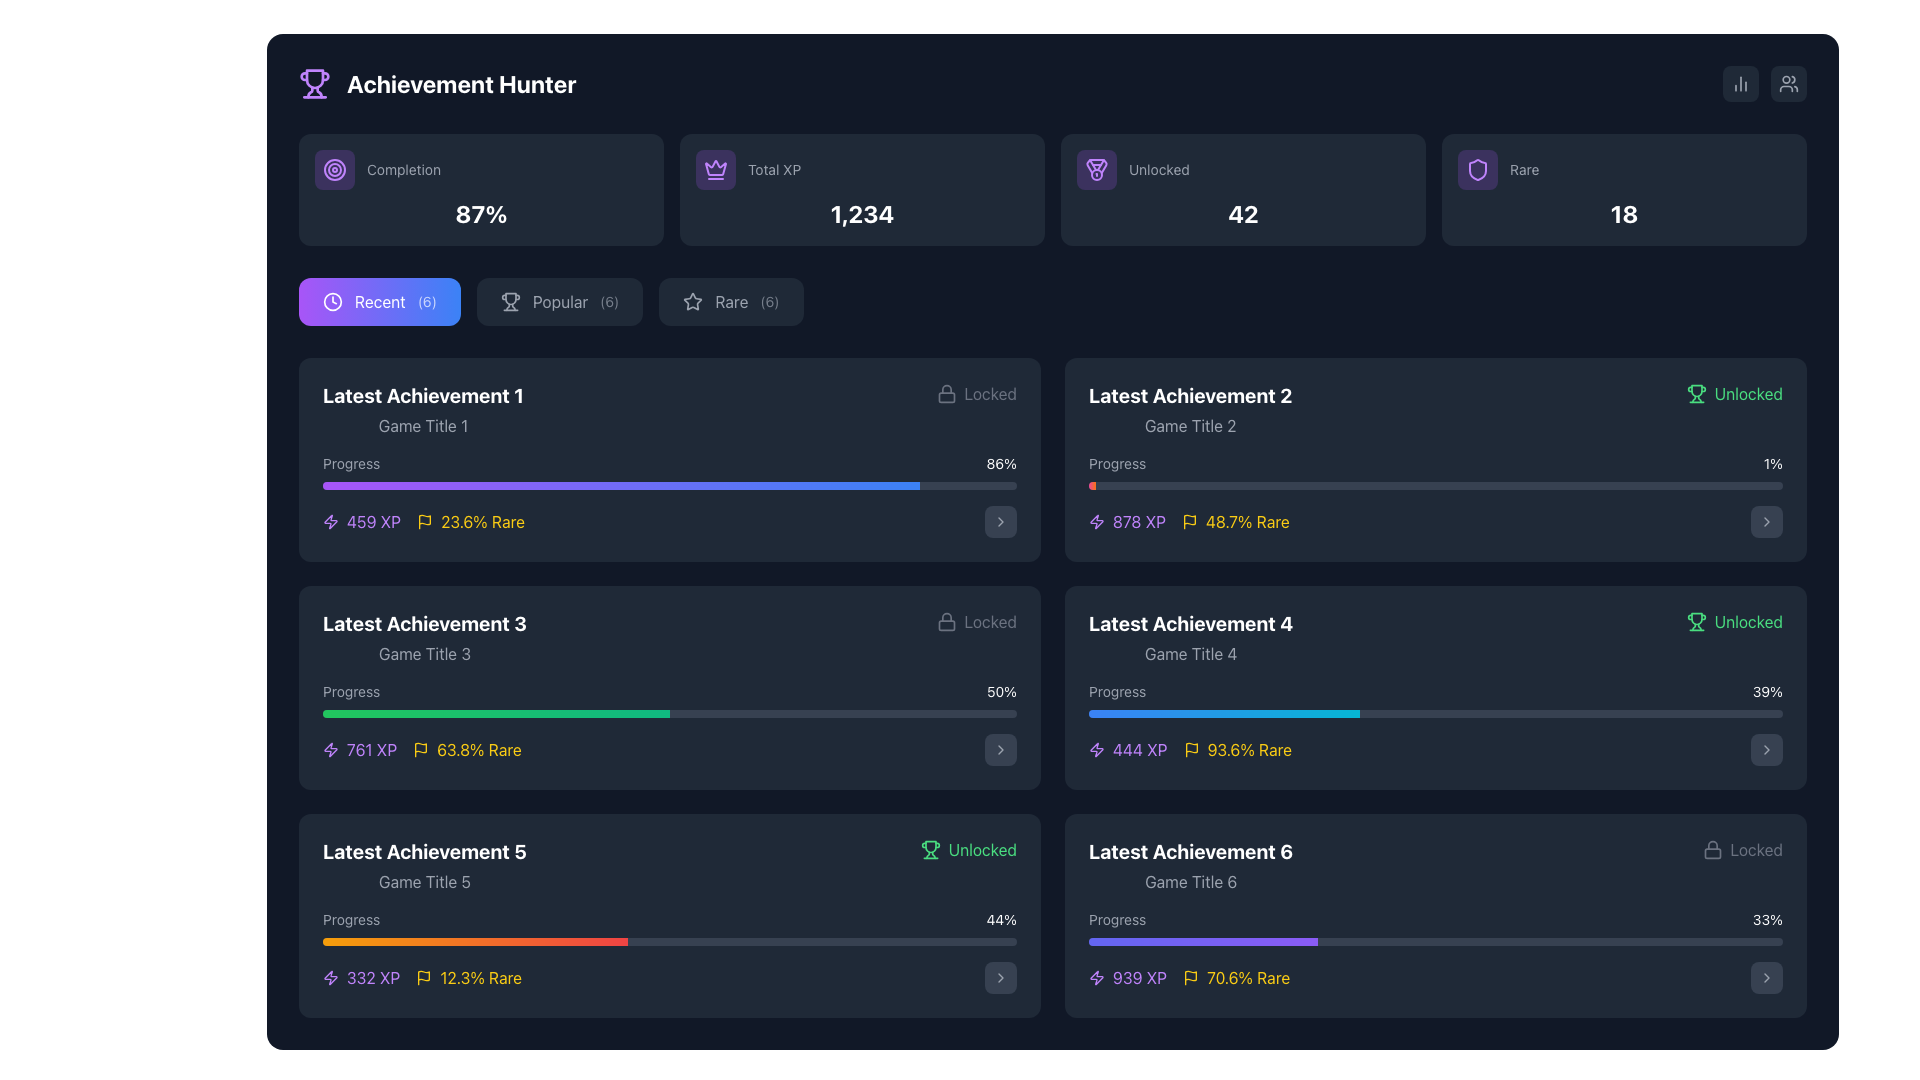  Describe the element at coordinates (420, 749) in the screenshot. I see `properties of the flag icon representing achievement rarity, located to the right of the XP value indicator ('761 XP')` at that location.